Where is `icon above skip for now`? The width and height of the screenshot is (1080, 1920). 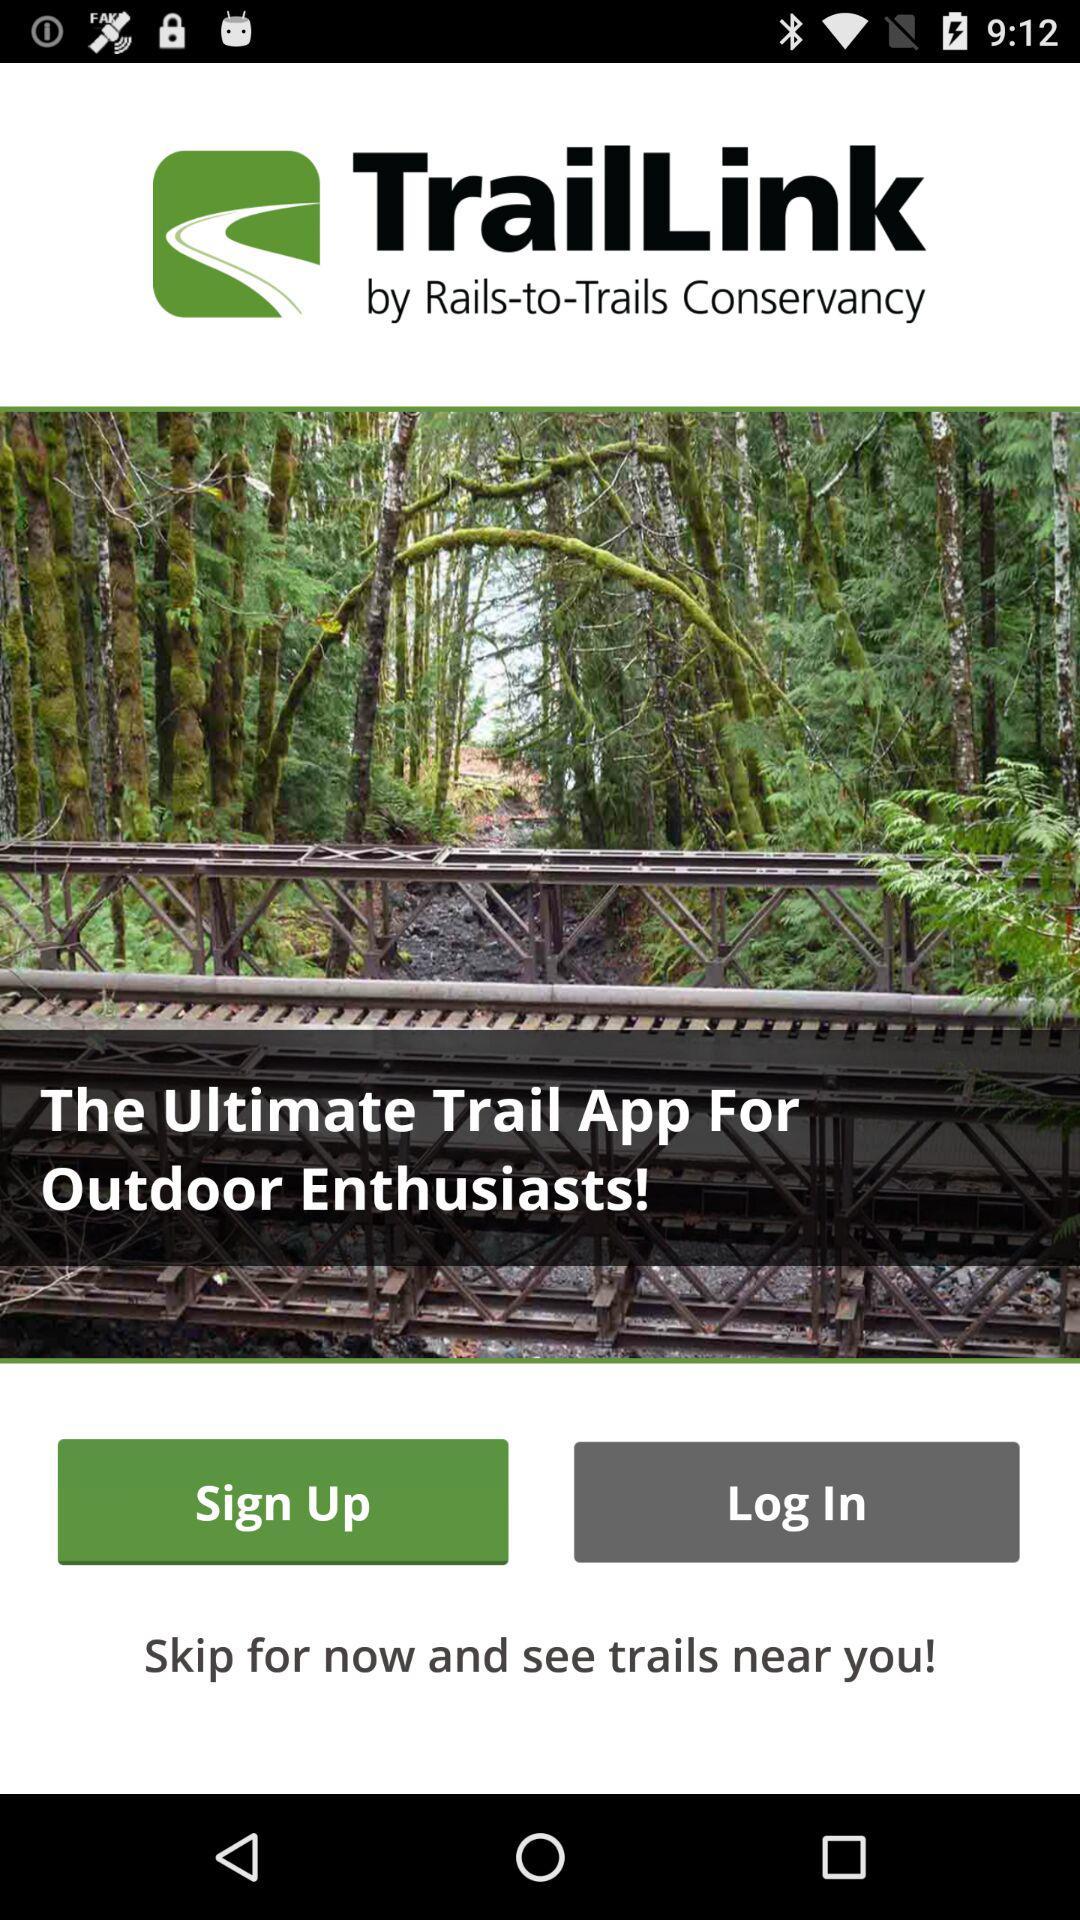 icon above skip for now is located at coordinates (283, 1502).